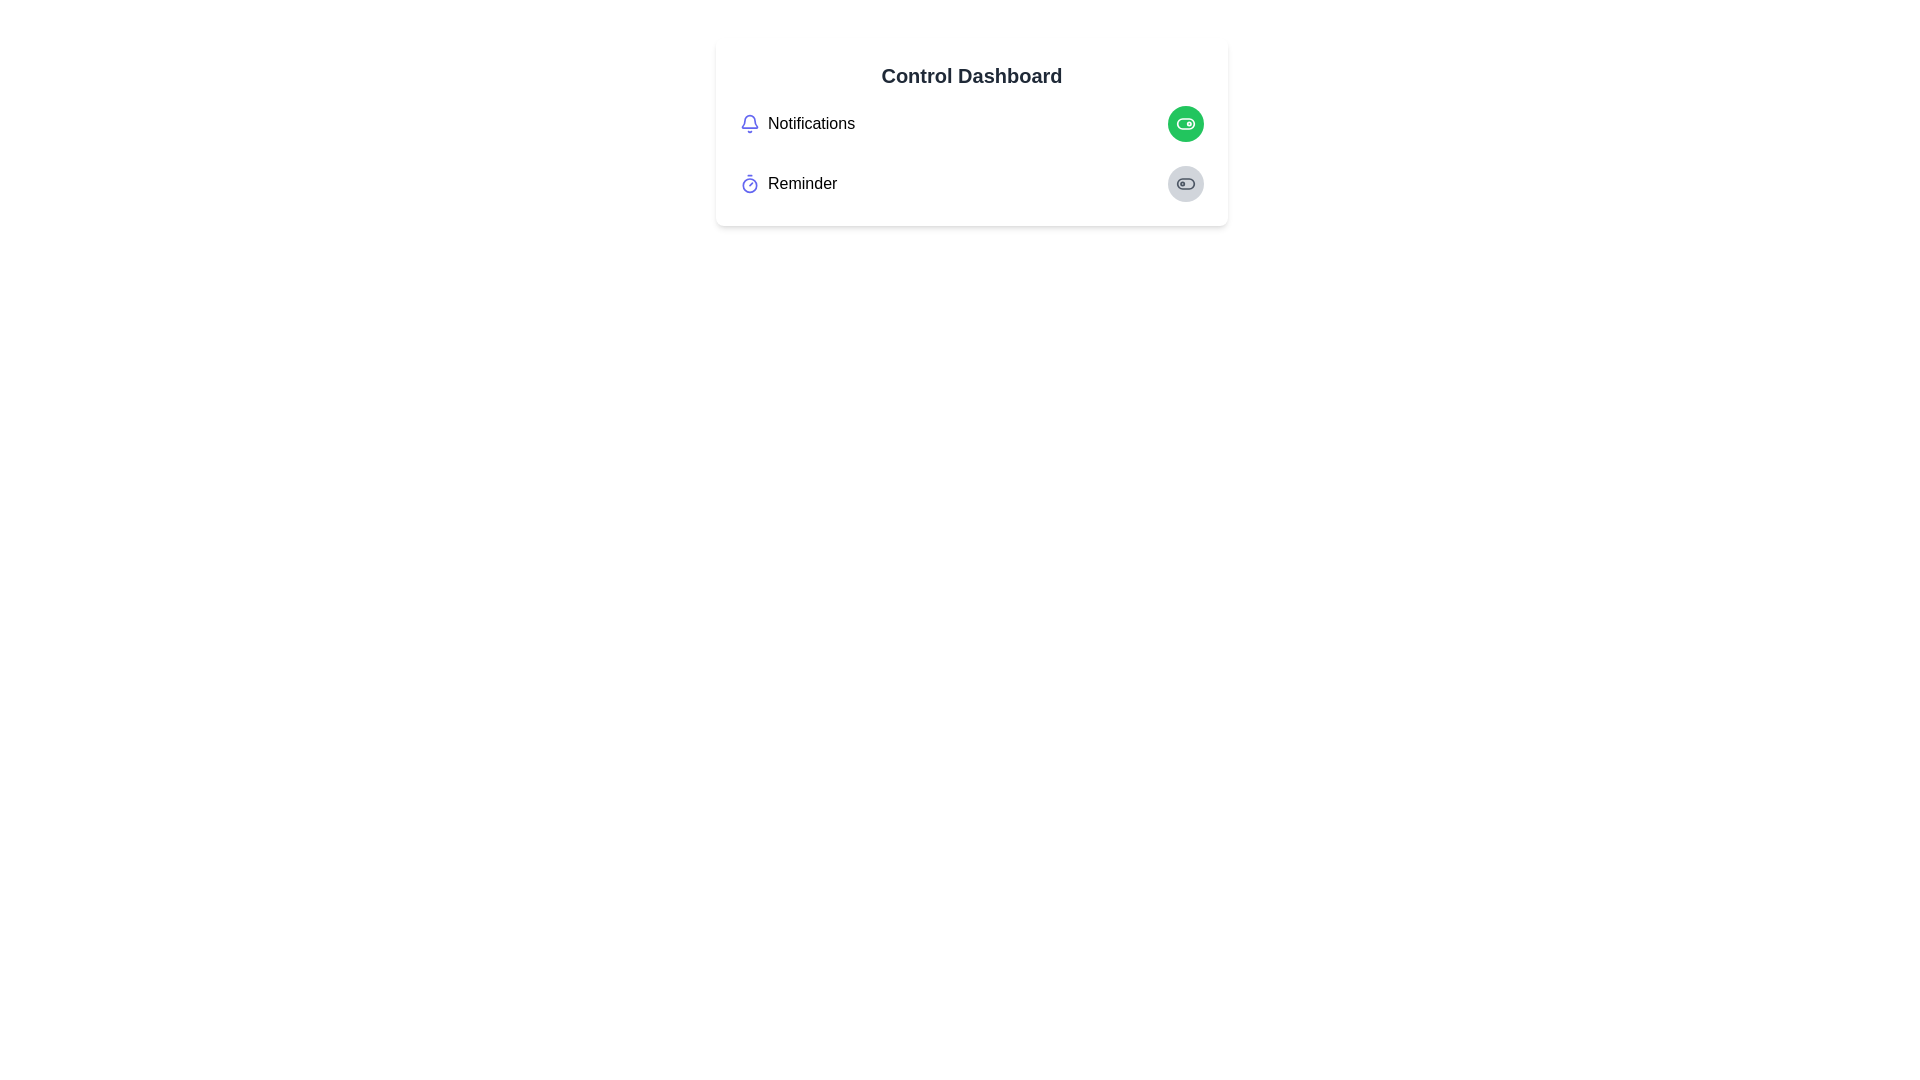 This screenshot has width=1920, height=1080. What do you see at coordinates (1185, 123) in the screenshot?
I see `the toggle switch for the 'Notifications' feature` at bounding box center [1185, 123].